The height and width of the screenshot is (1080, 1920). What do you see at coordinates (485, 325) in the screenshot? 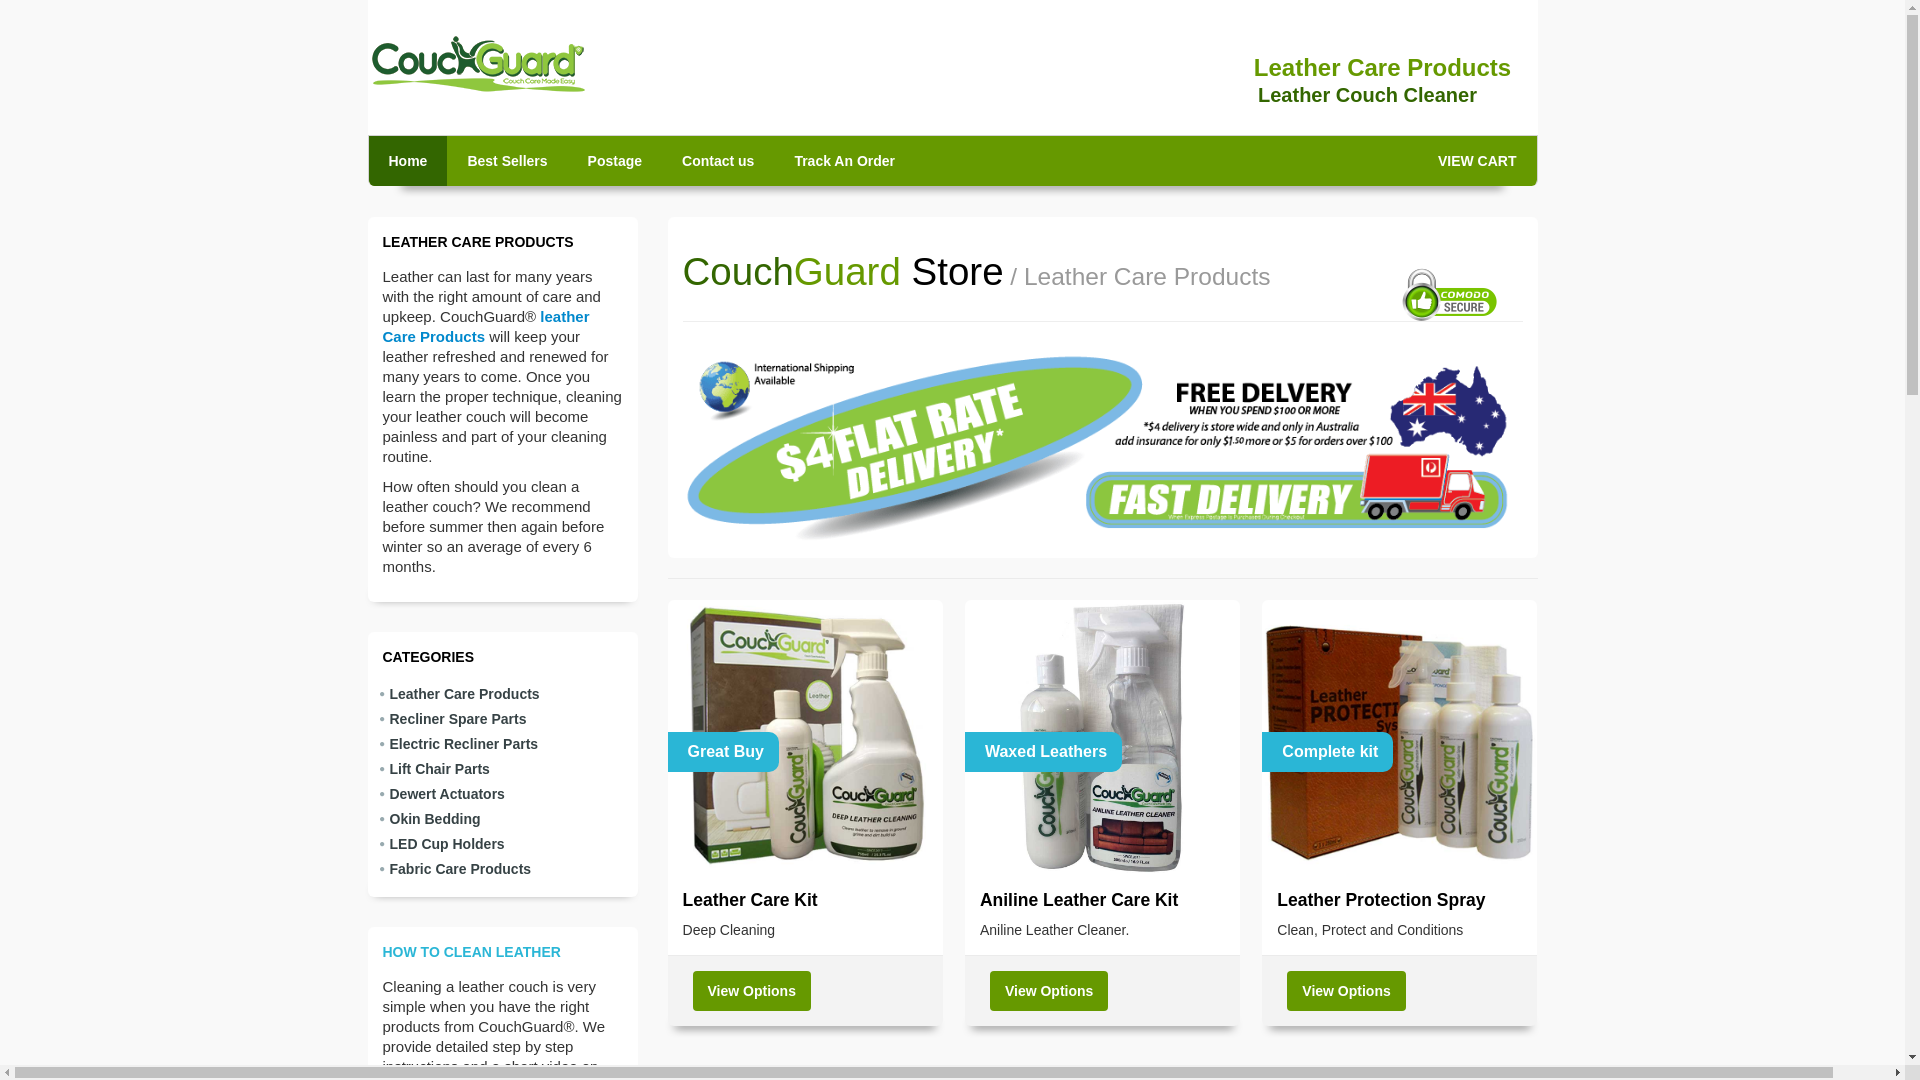
I see `'leather Care Products'` at bounding box center [485, 325].